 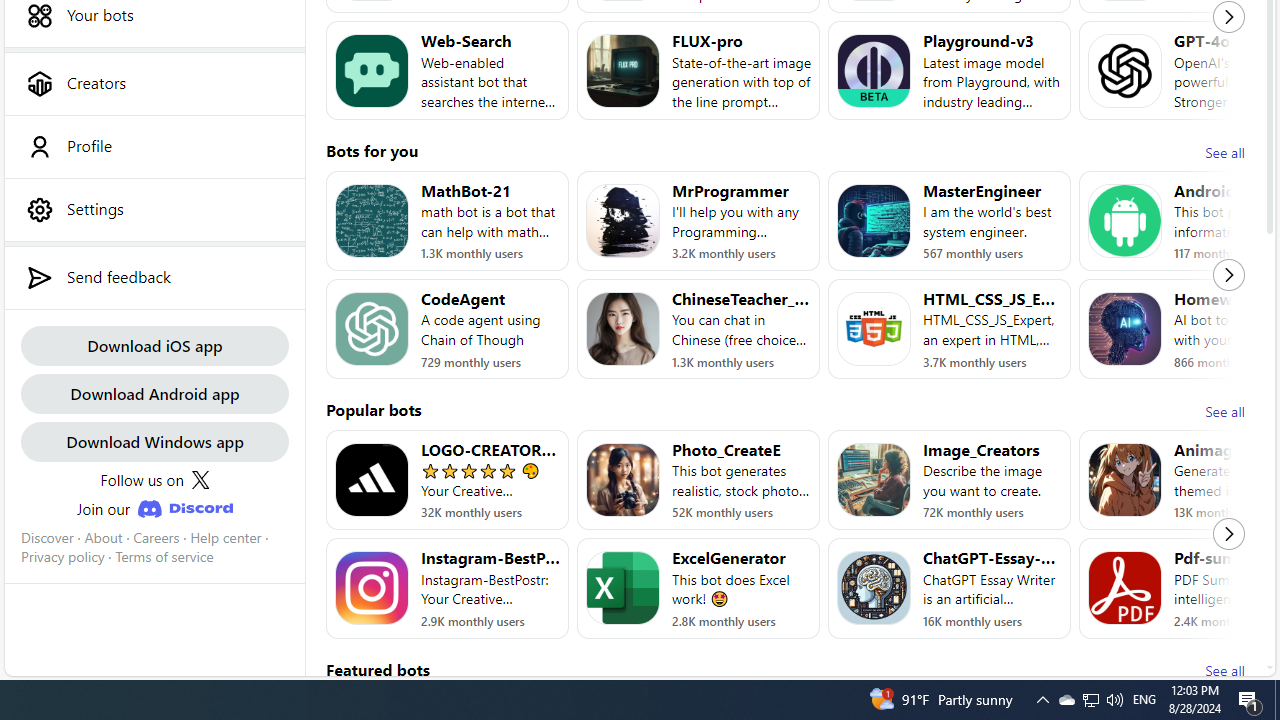 What do you see at coordinates (153, 209) in the screenshot?
I see `'Settings'` at bounding box center [153, 209].